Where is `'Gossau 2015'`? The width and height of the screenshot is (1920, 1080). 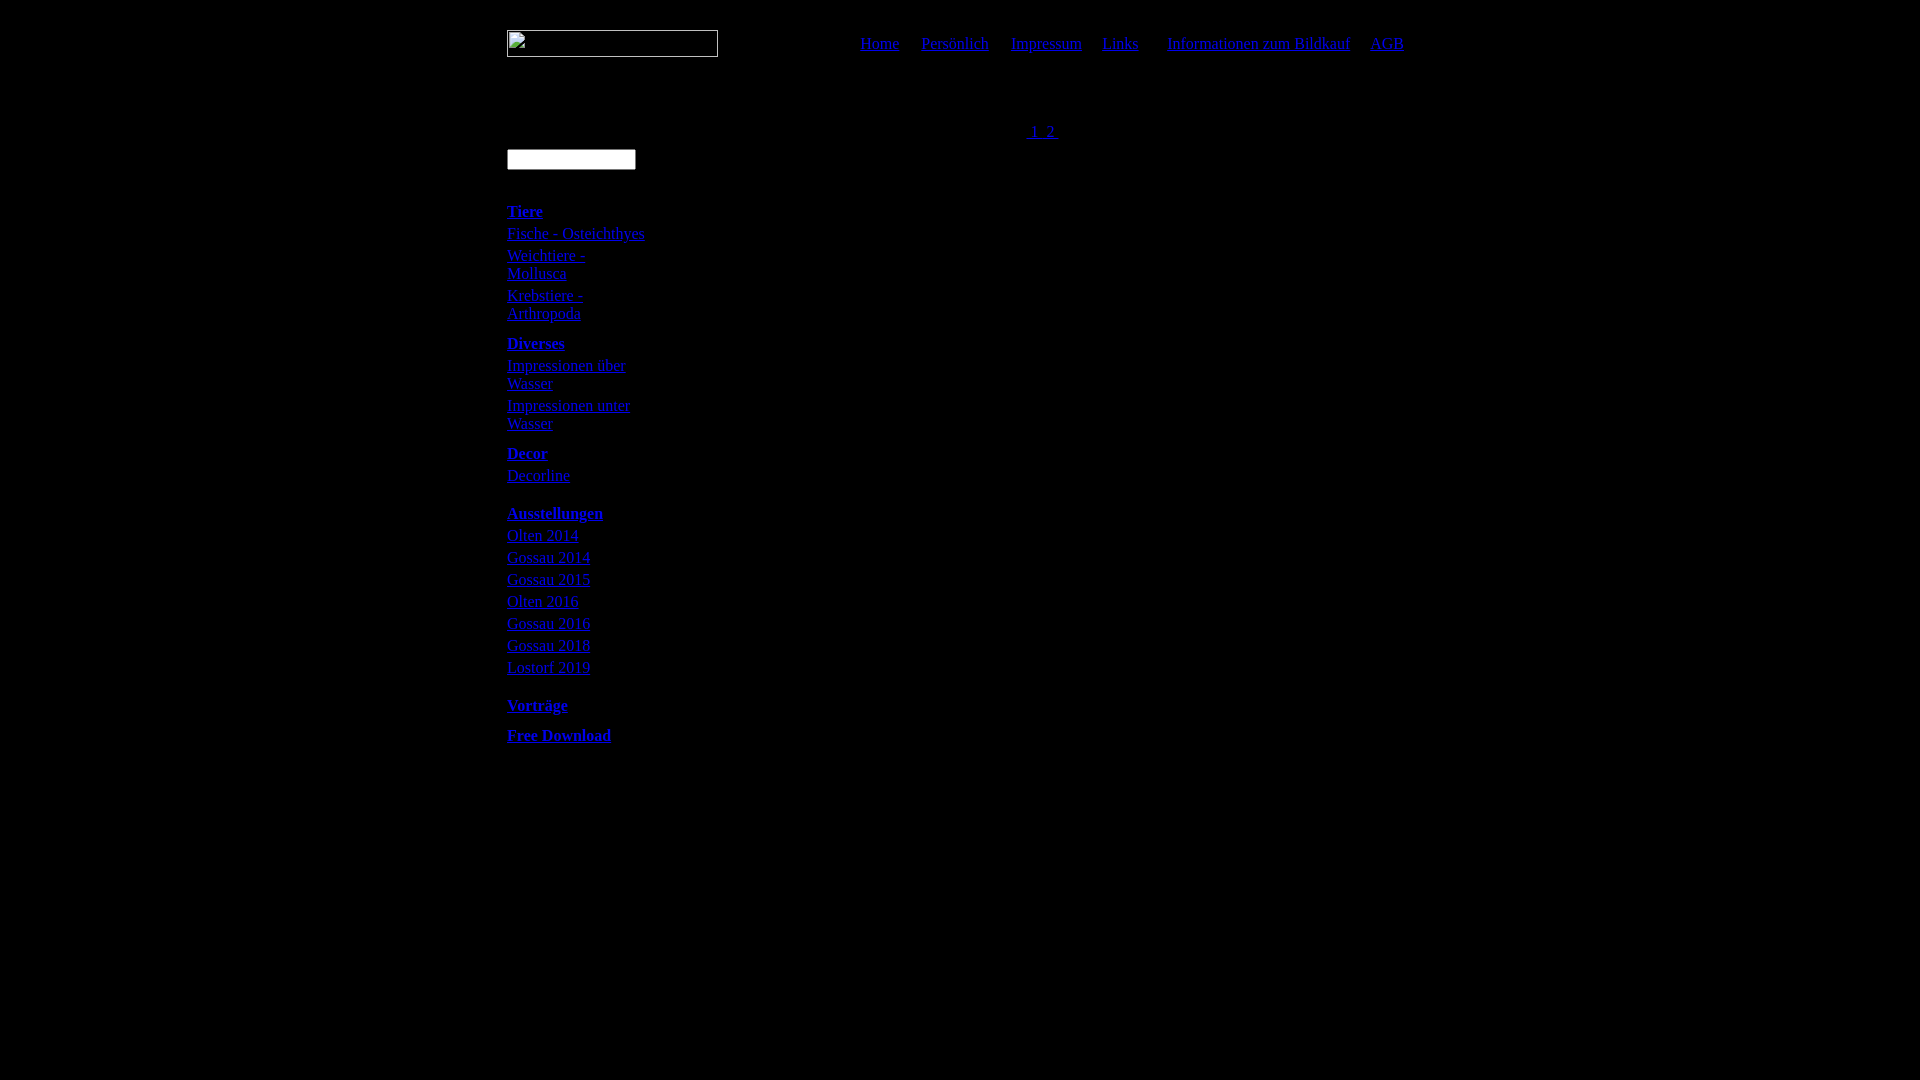 'Gossau 2015' is located at coordinates (507, 579).